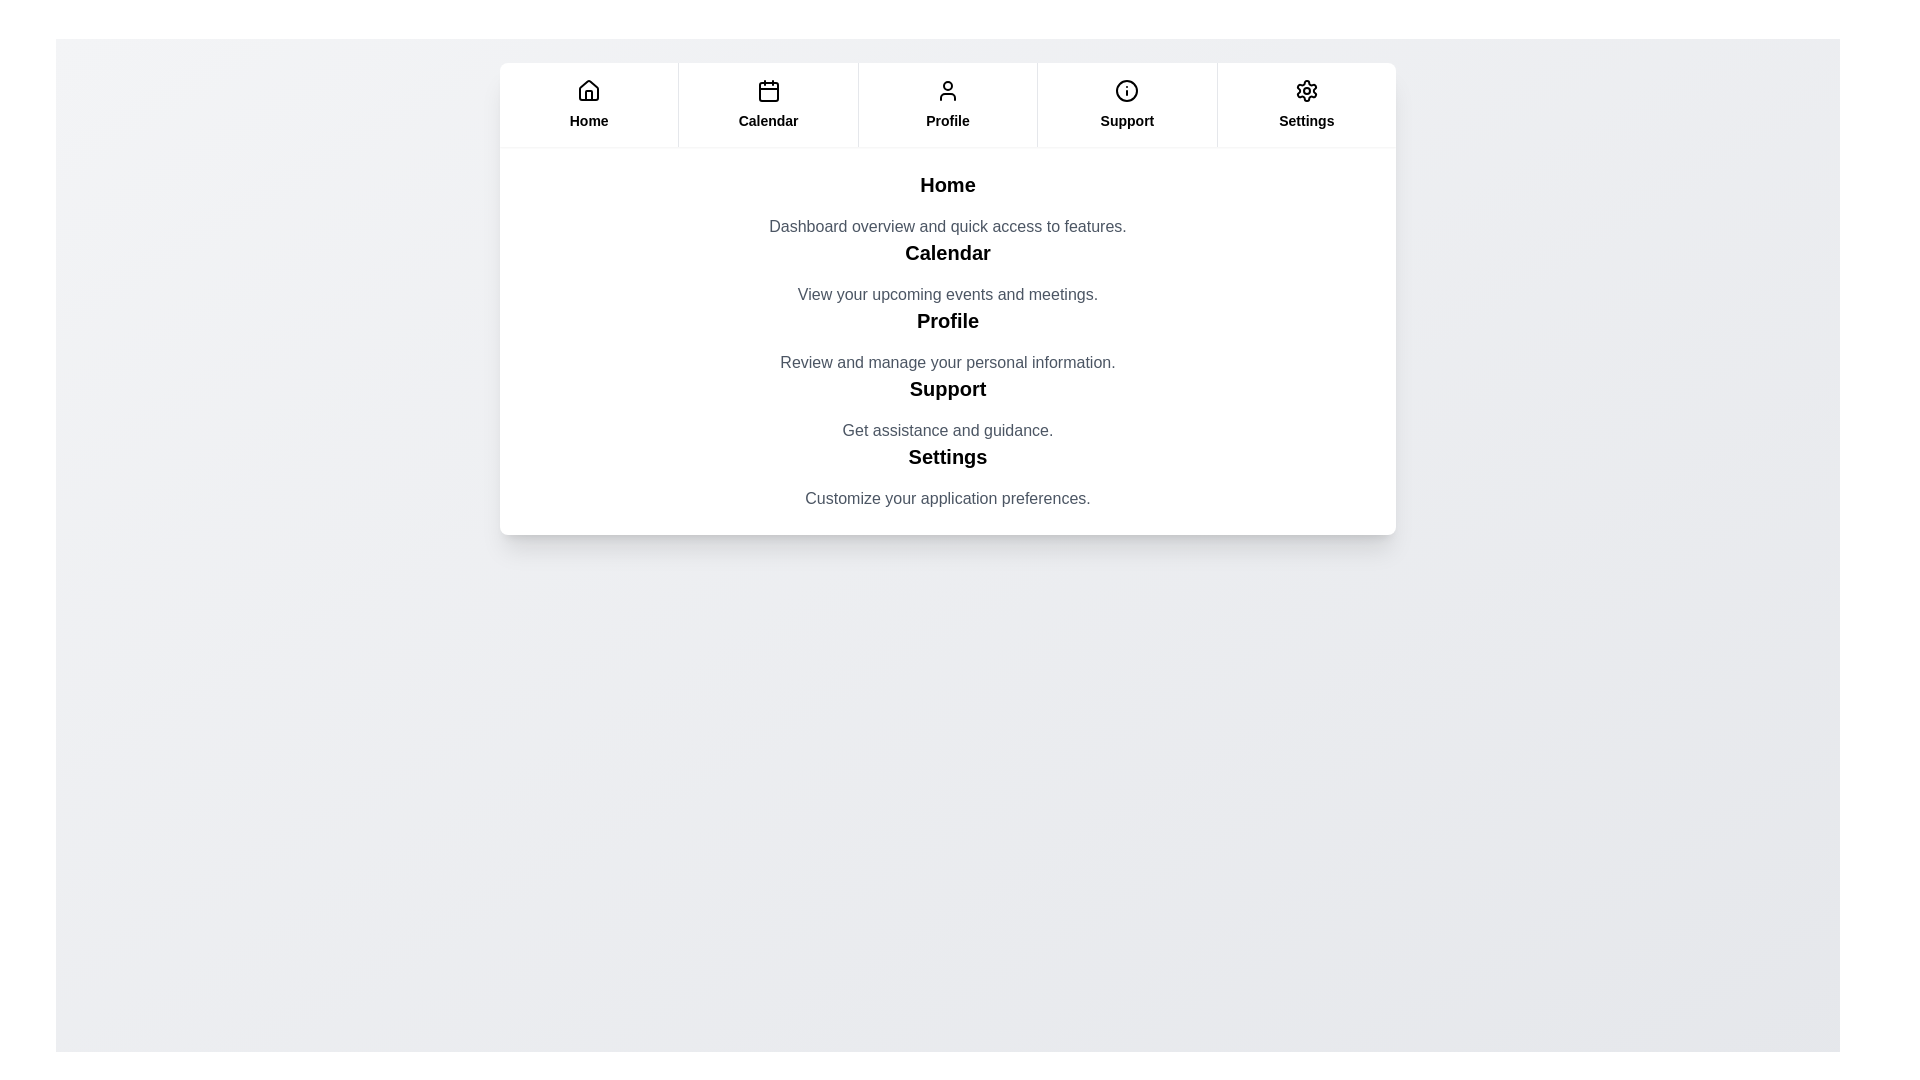 The image size is (1920, 1080). Describe the element at coordinates (1306, 120) in the screenshot. I see `text label located at the bottom of the settings tab in the navigation bar, which describes the purpose of the settings tab and is positioned below the settings gear icon` at that location.